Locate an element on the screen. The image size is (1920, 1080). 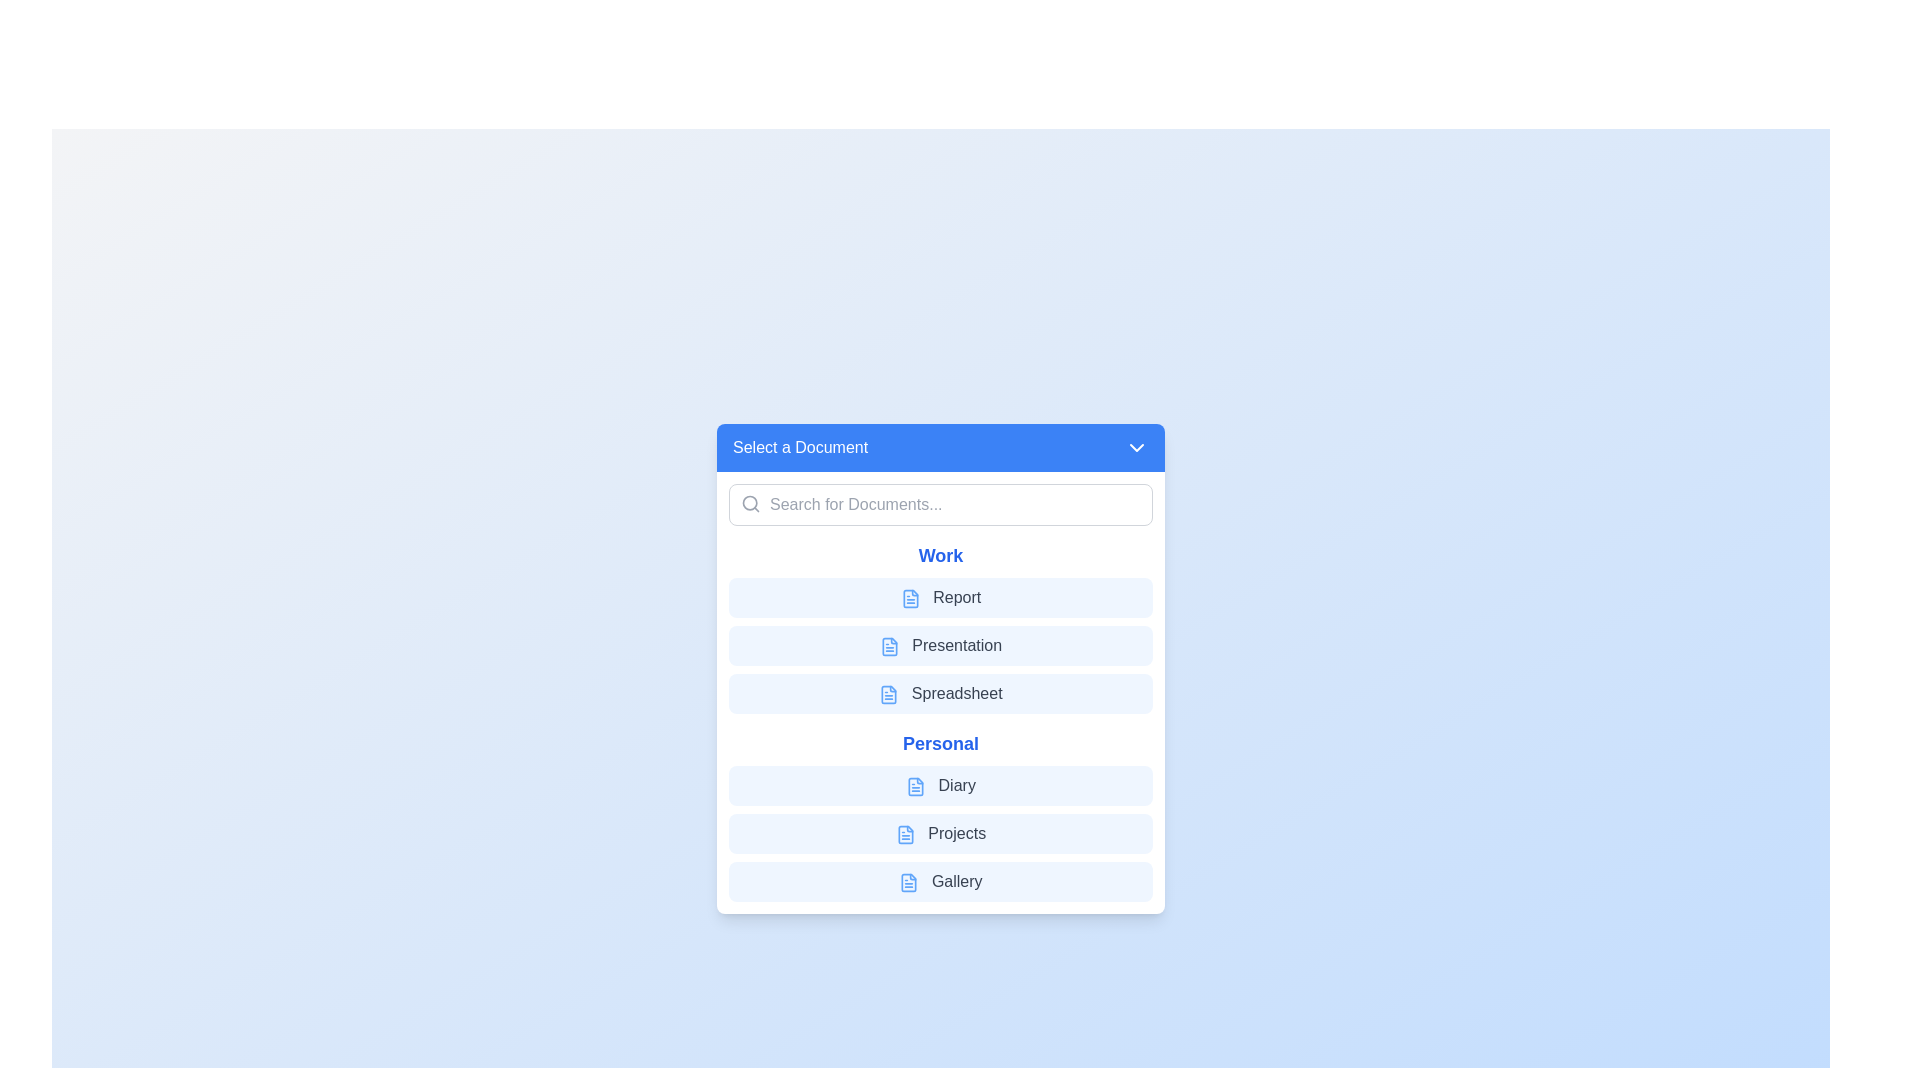
the 'Projects' button, which is a horizontally aligned rectangular button with rounded corners and a light-blue background, located in the 'Personal' section between 'Diary' and 'Gallery' is located at coordinates (939, 833).